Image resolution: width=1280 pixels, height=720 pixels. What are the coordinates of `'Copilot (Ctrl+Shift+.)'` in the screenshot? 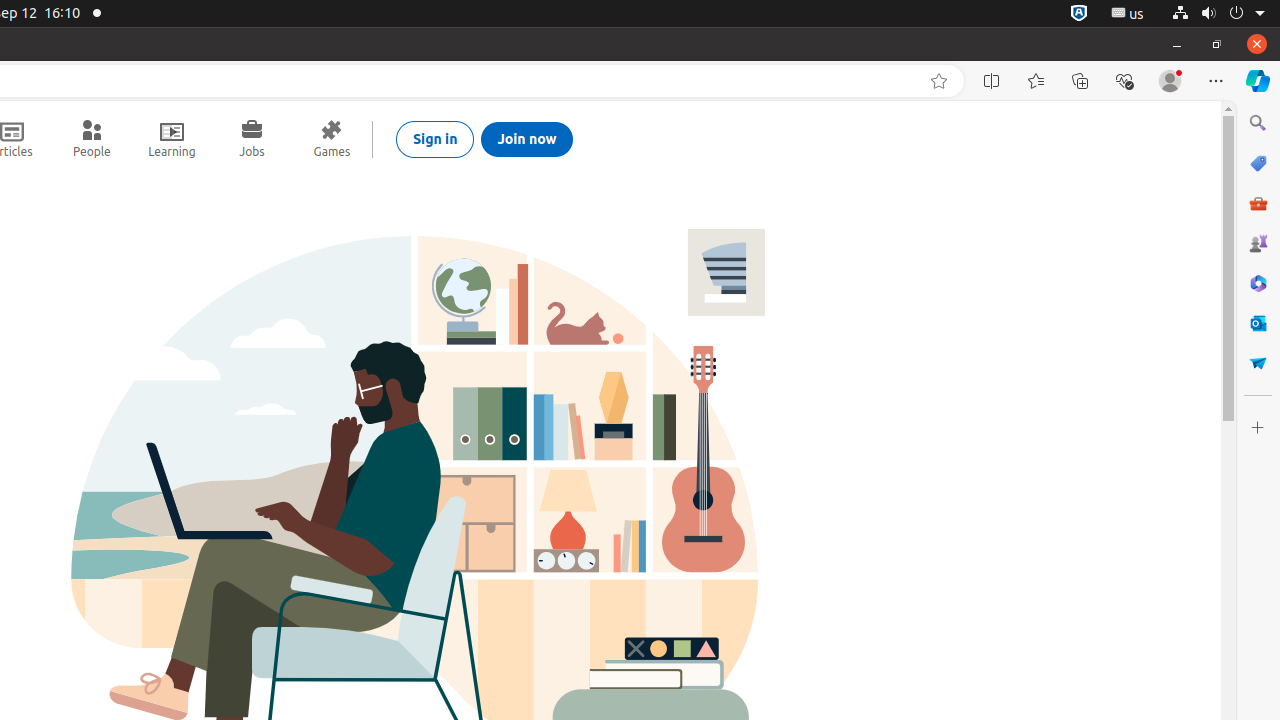 It's located at (1256, 80).